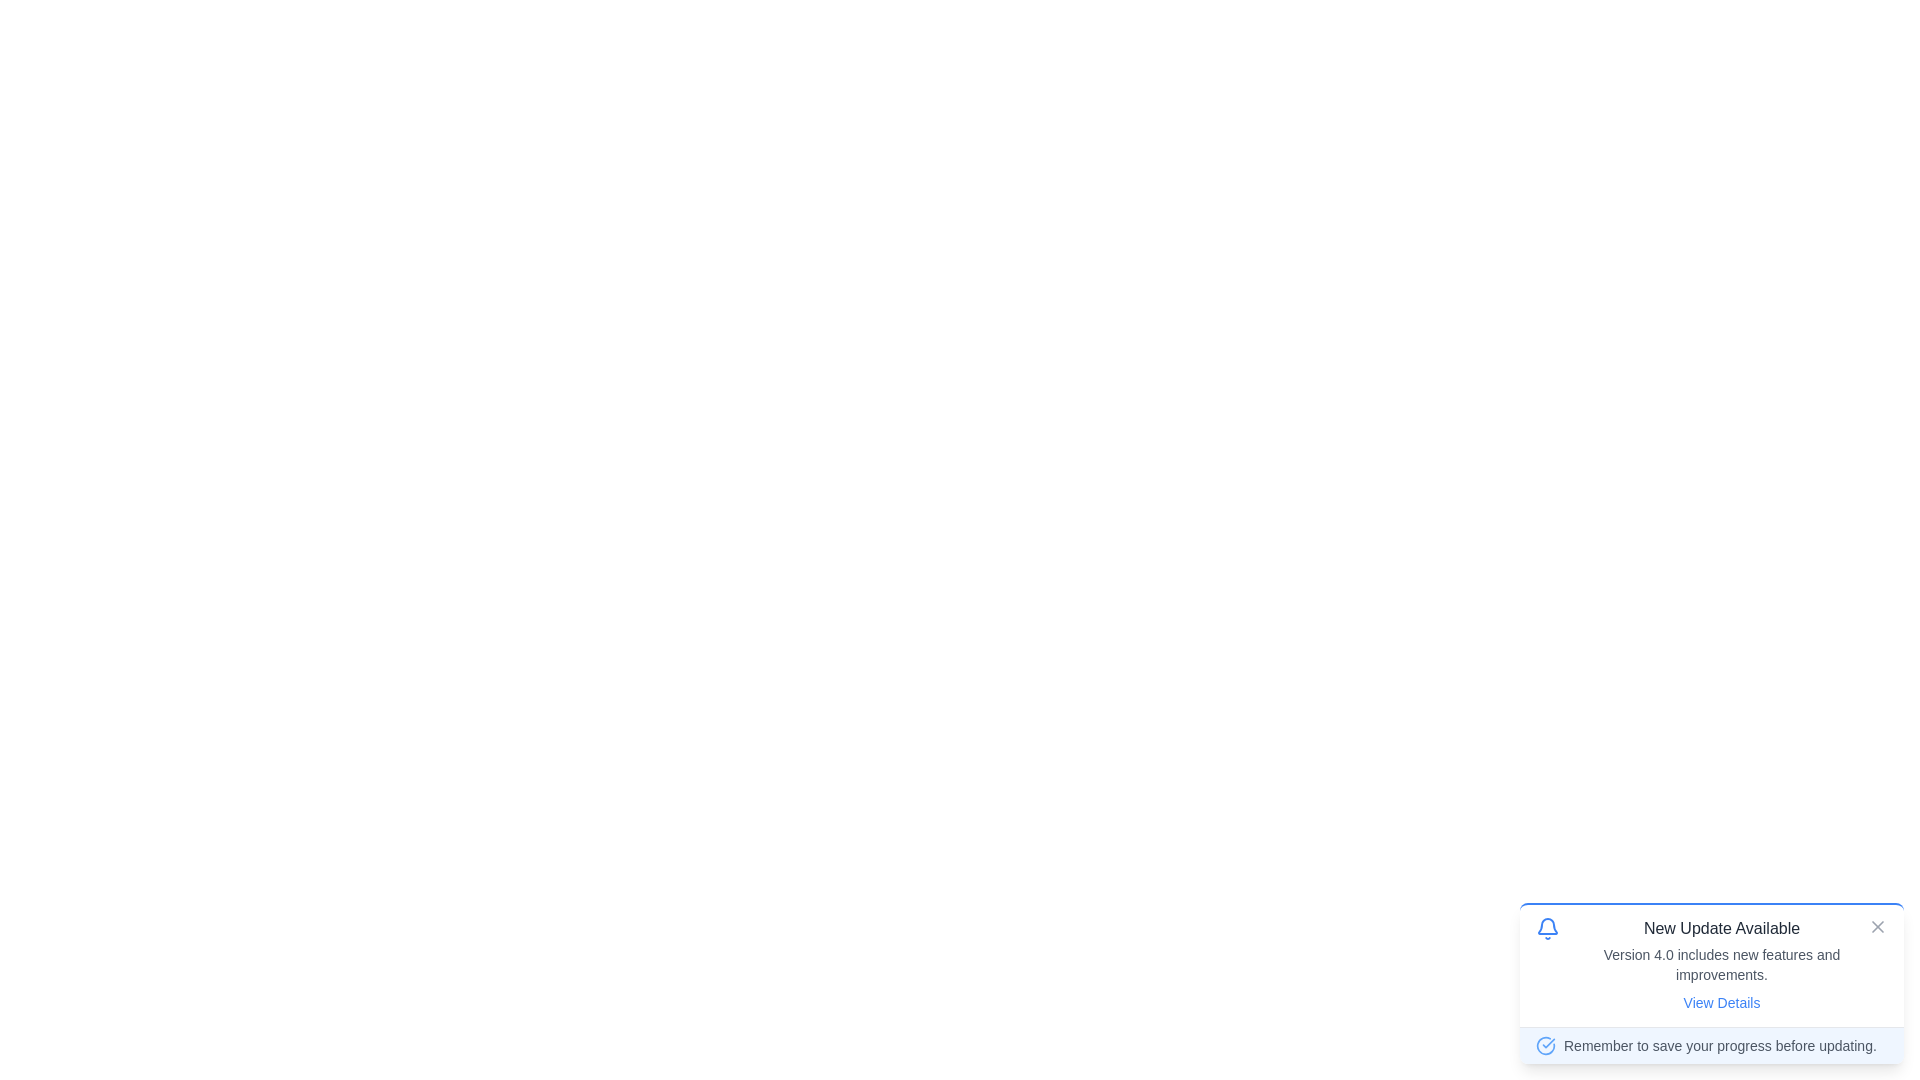  Describe the element at coordinates (1547, 929) in the screenshot. I see `the bell icon located at the top-left corner of the notification banner, which signifies notifications or alerts` at that location.